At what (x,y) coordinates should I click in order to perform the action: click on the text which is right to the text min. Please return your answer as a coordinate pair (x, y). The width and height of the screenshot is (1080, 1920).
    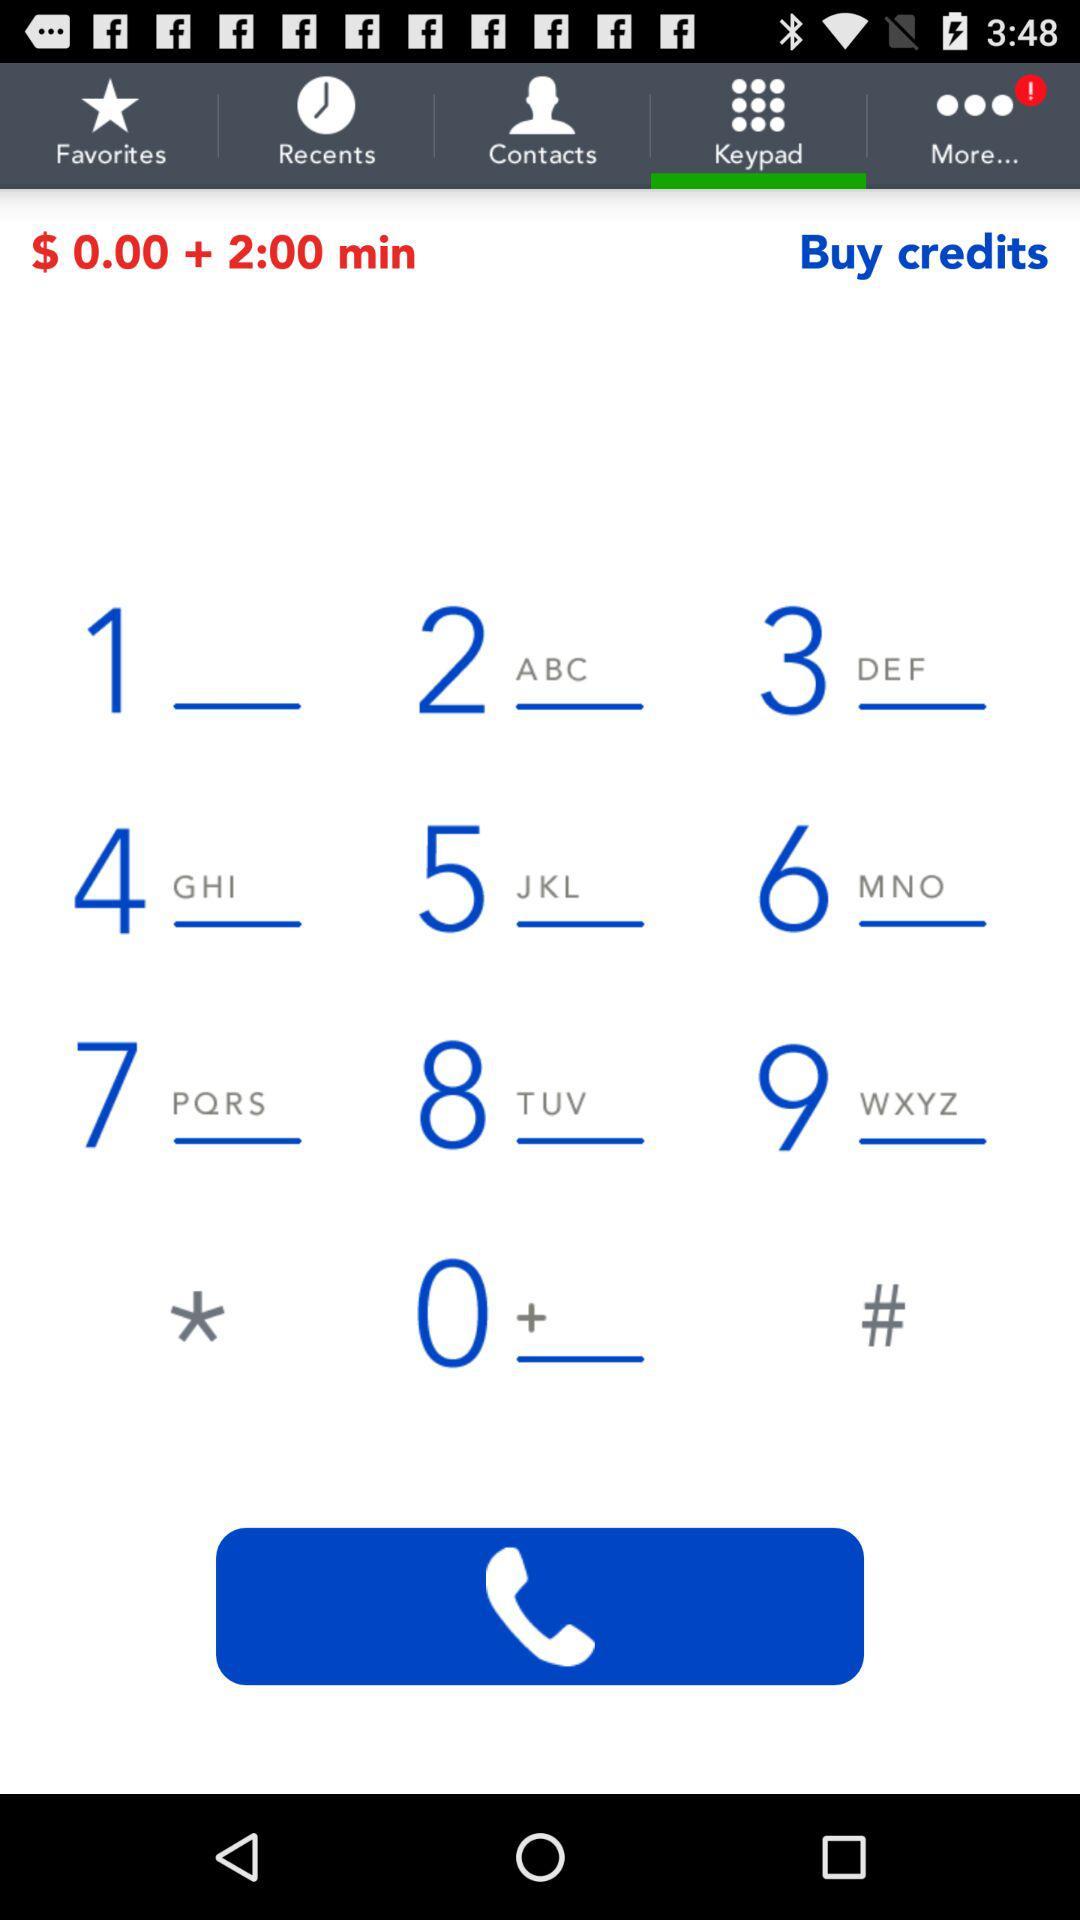
    Looking at the image, I should click on (924, 251).